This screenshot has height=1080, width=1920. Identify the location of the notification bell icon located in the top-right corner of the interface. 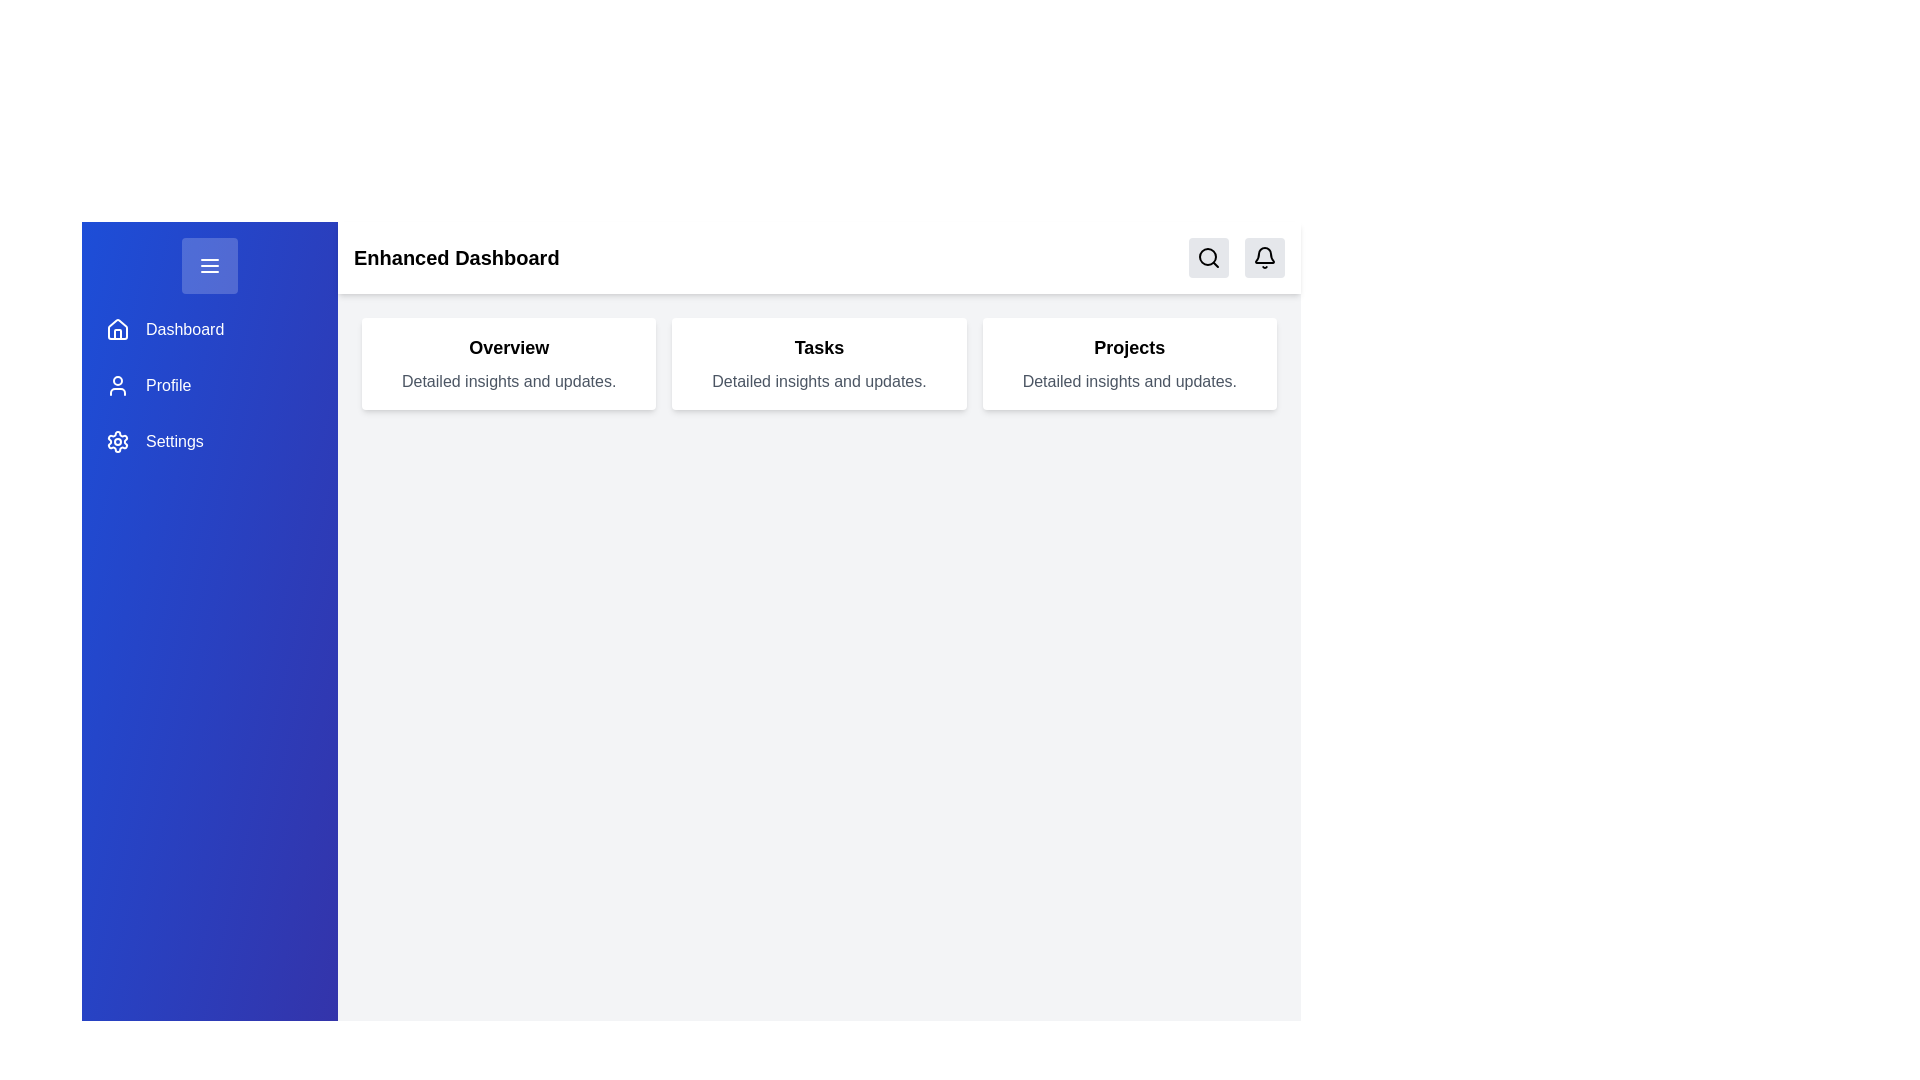
(1264, 257).